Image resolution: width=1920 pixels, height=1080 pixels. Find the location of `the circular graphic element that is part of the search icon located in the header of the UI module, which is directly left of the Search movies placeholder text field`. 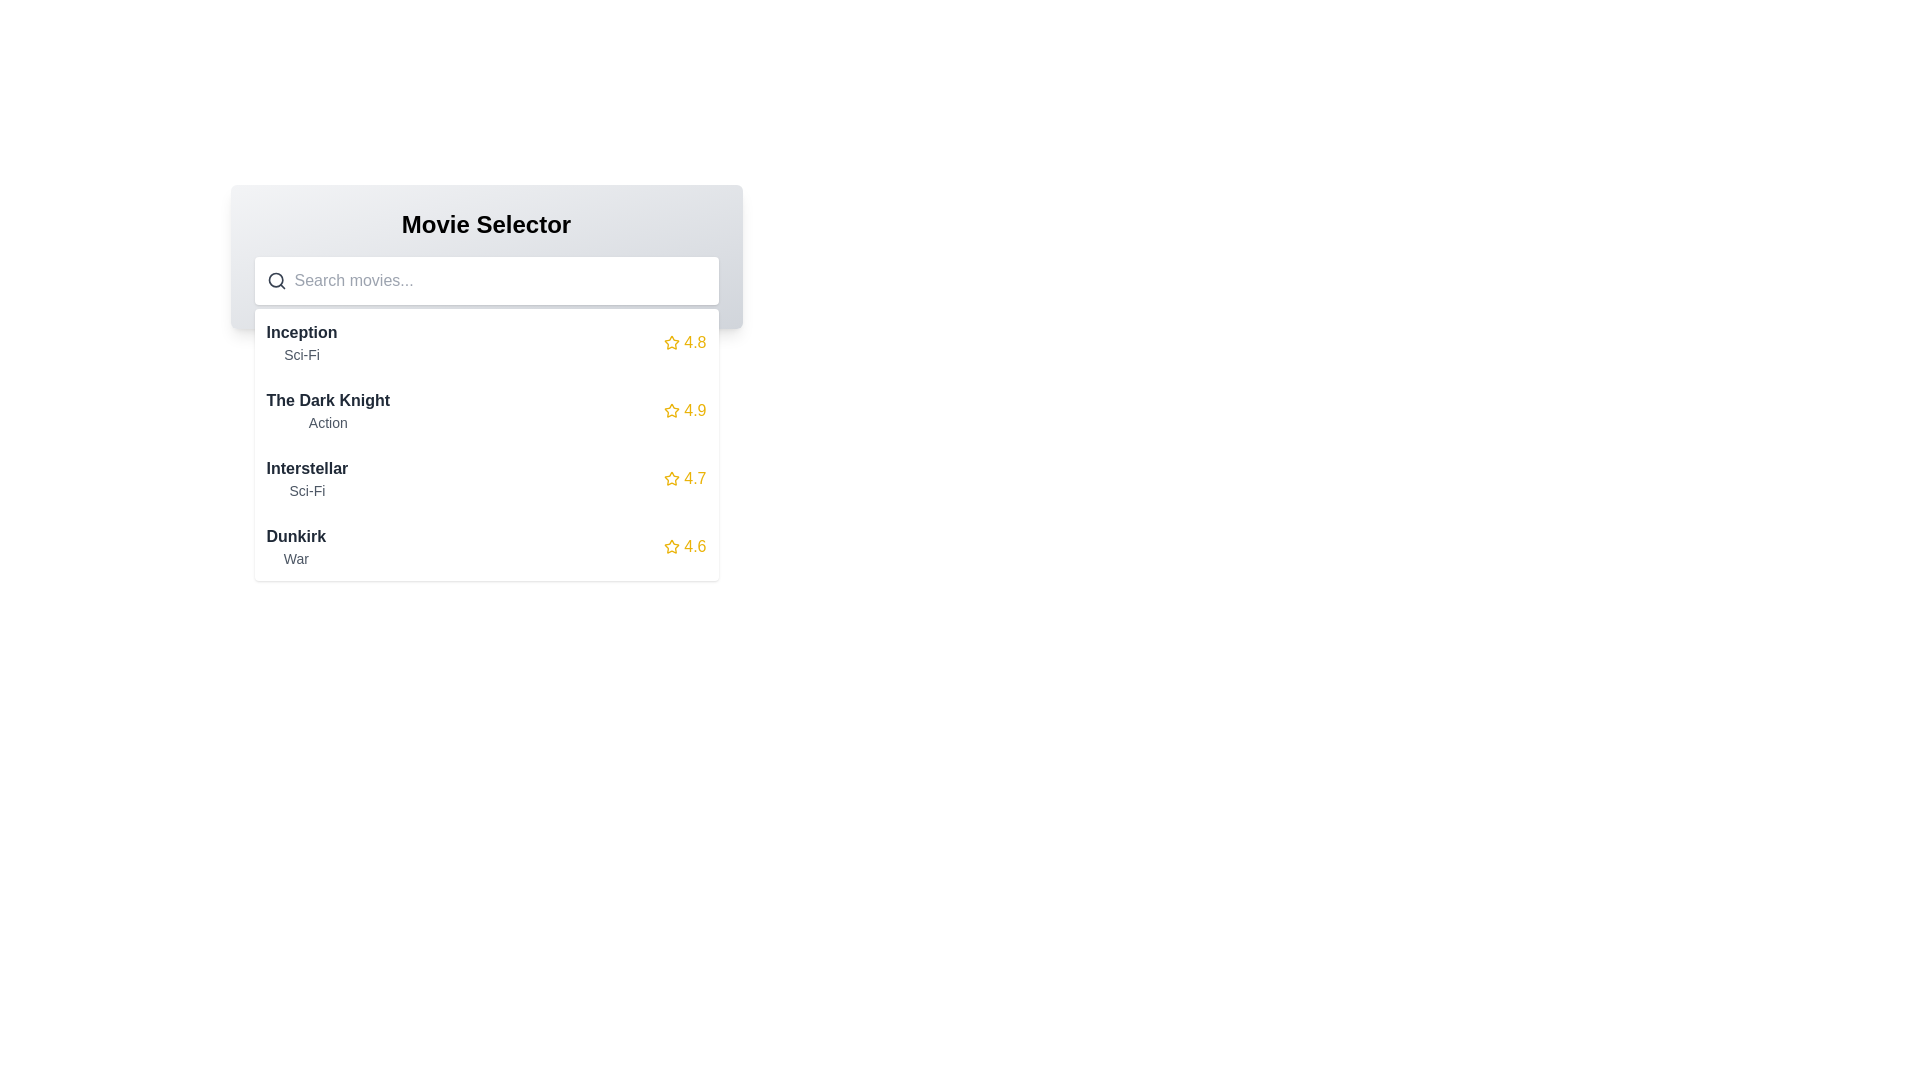

the circular graphic element that is part of the search icon located in the header of the UI module, which is directly left of the Search movies placeholder text field is located at coordinates (274, 280).